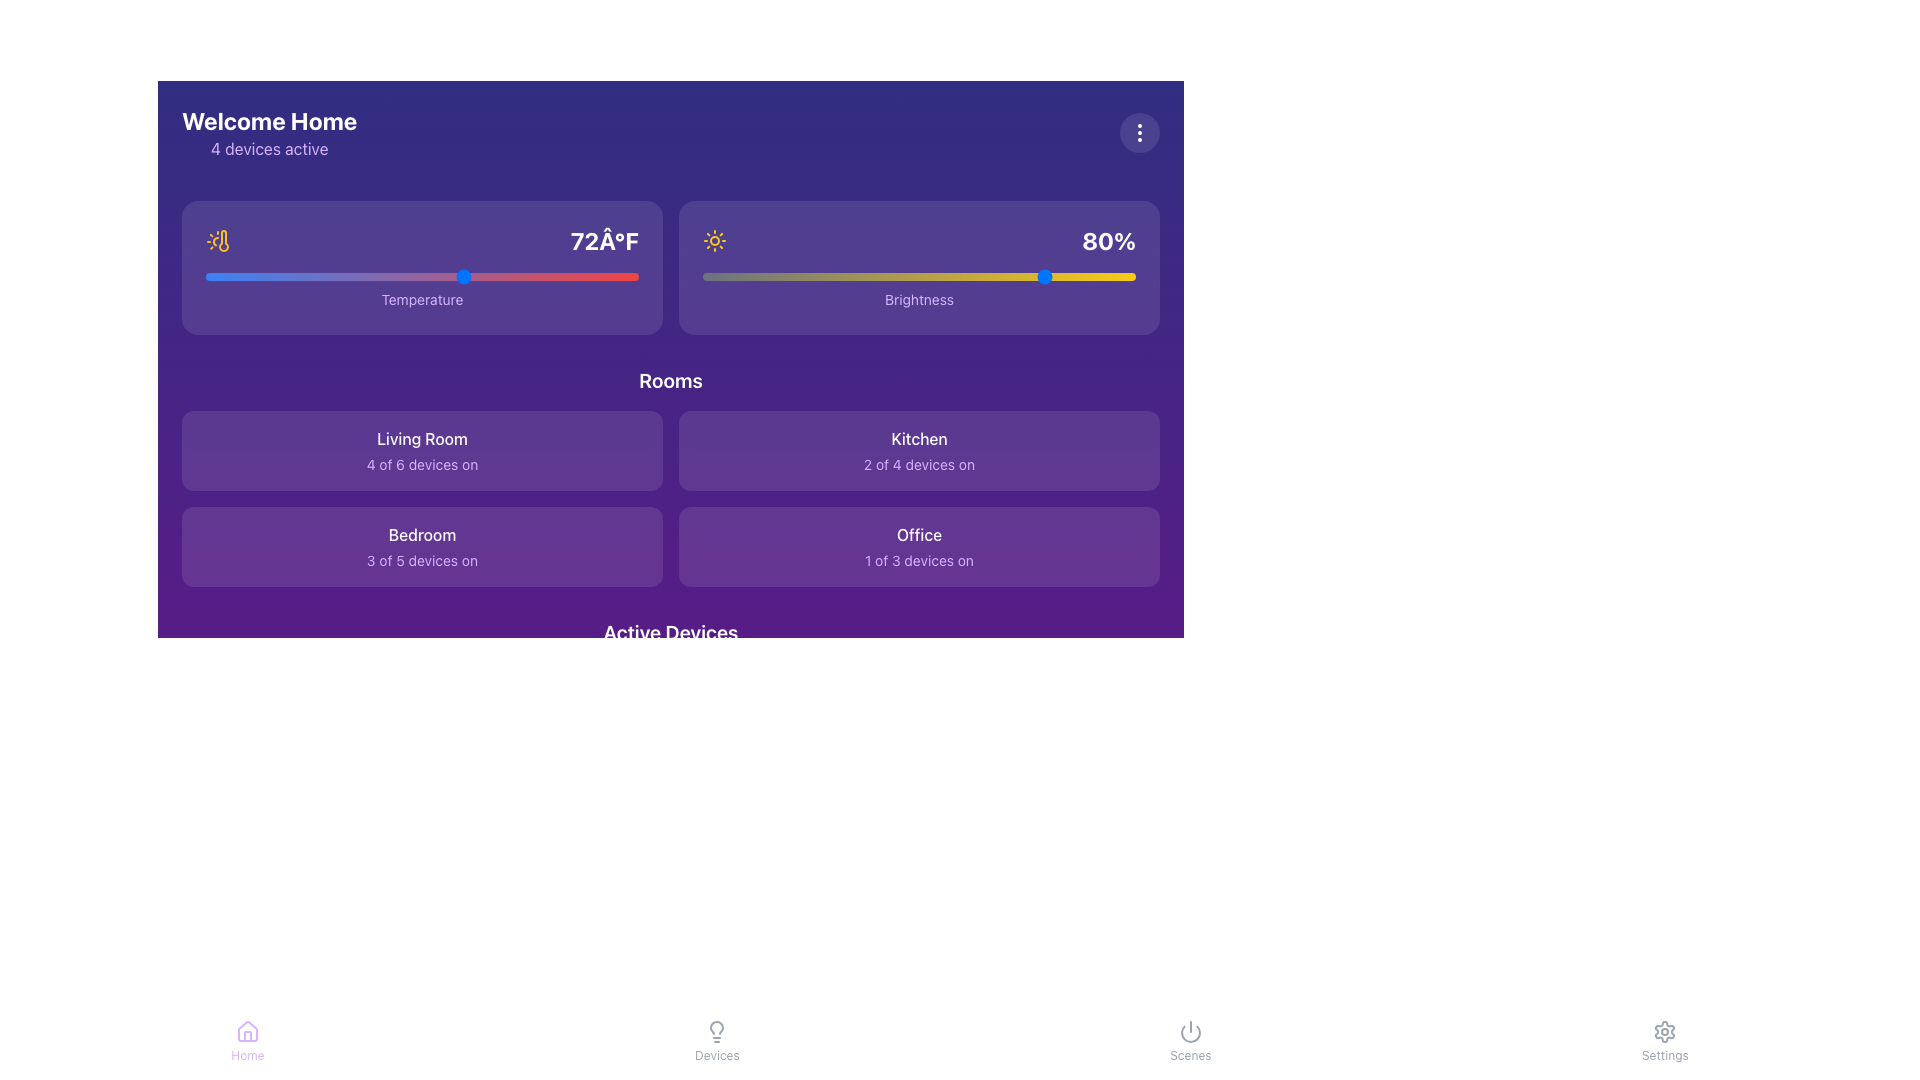  I want to click on the temperature, so click(464, 277).